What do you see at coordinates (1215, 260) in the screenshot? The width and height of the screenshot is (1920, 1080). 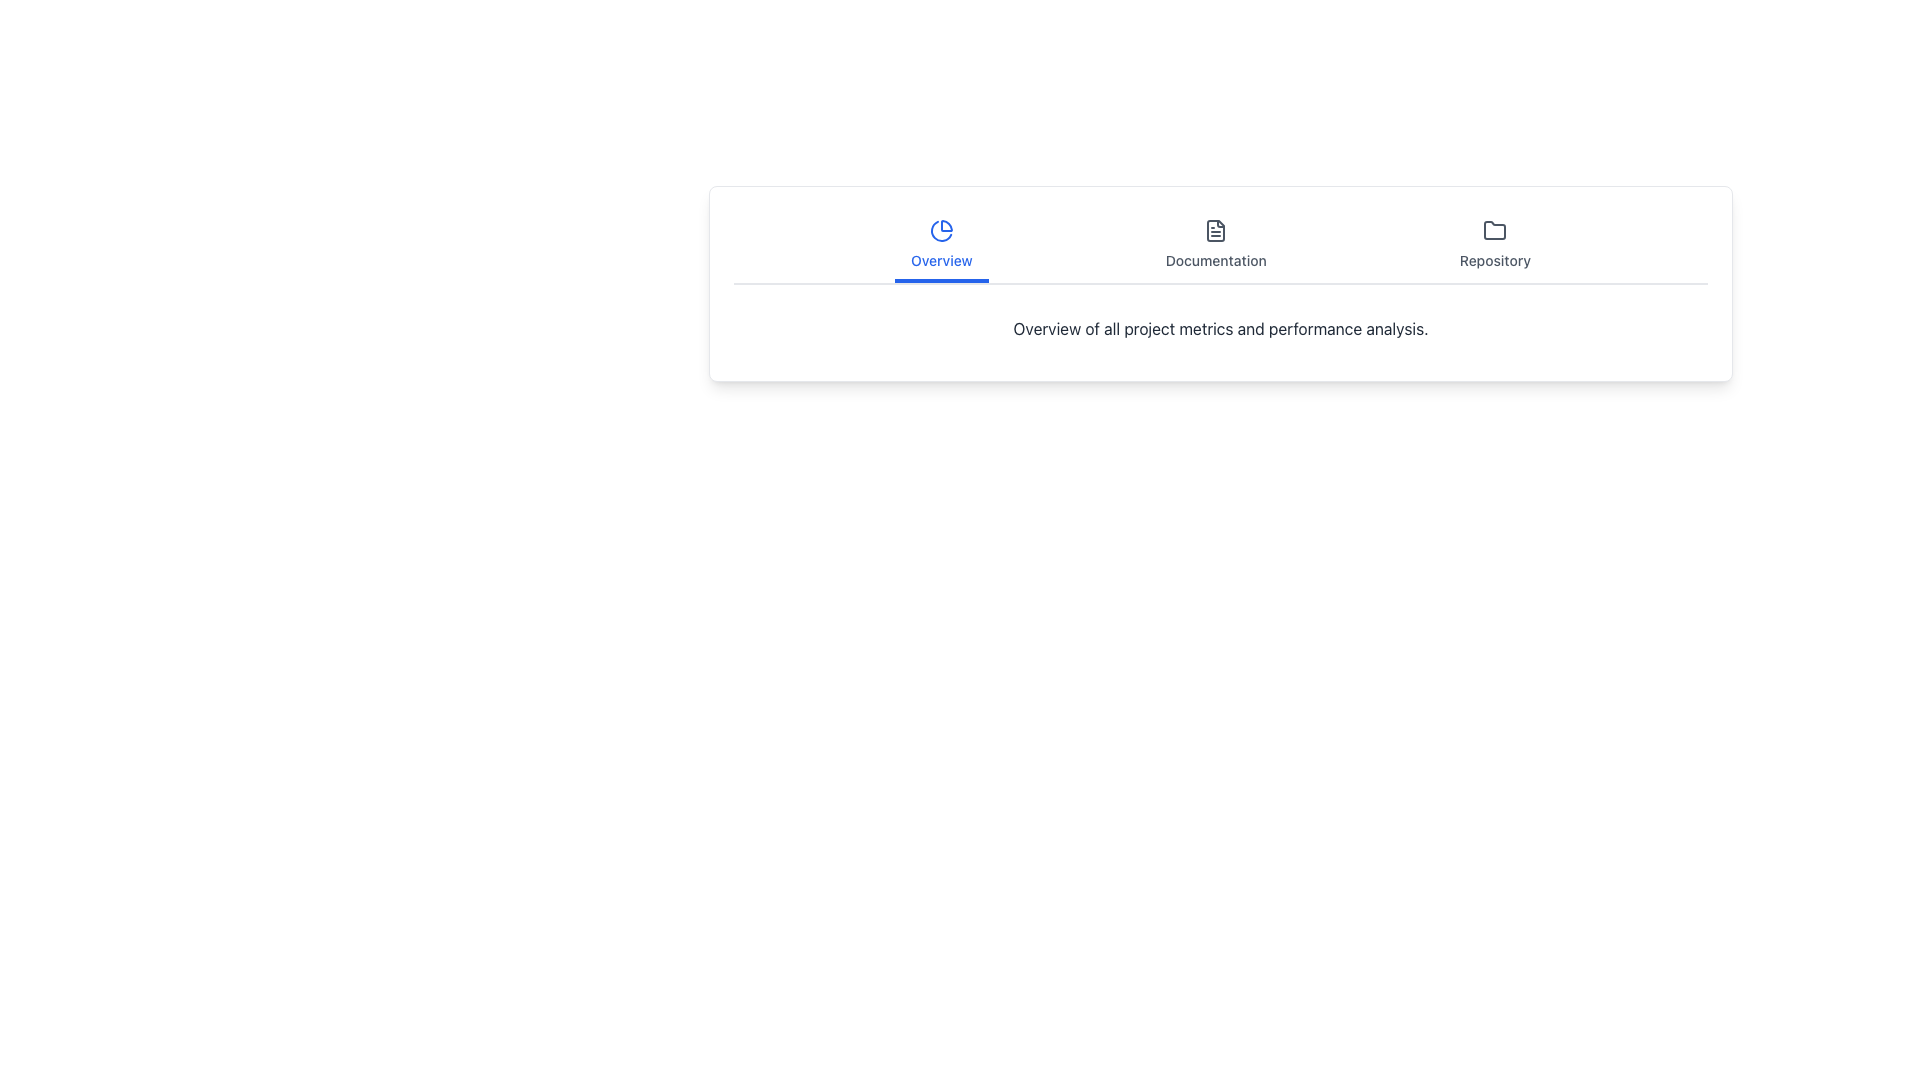 I see `the text label reading 'Documentation', which is styled with a smaller font size and a medium weight, located centrally below a document icon in the navigation bar` at bounding box center [1215, 260].